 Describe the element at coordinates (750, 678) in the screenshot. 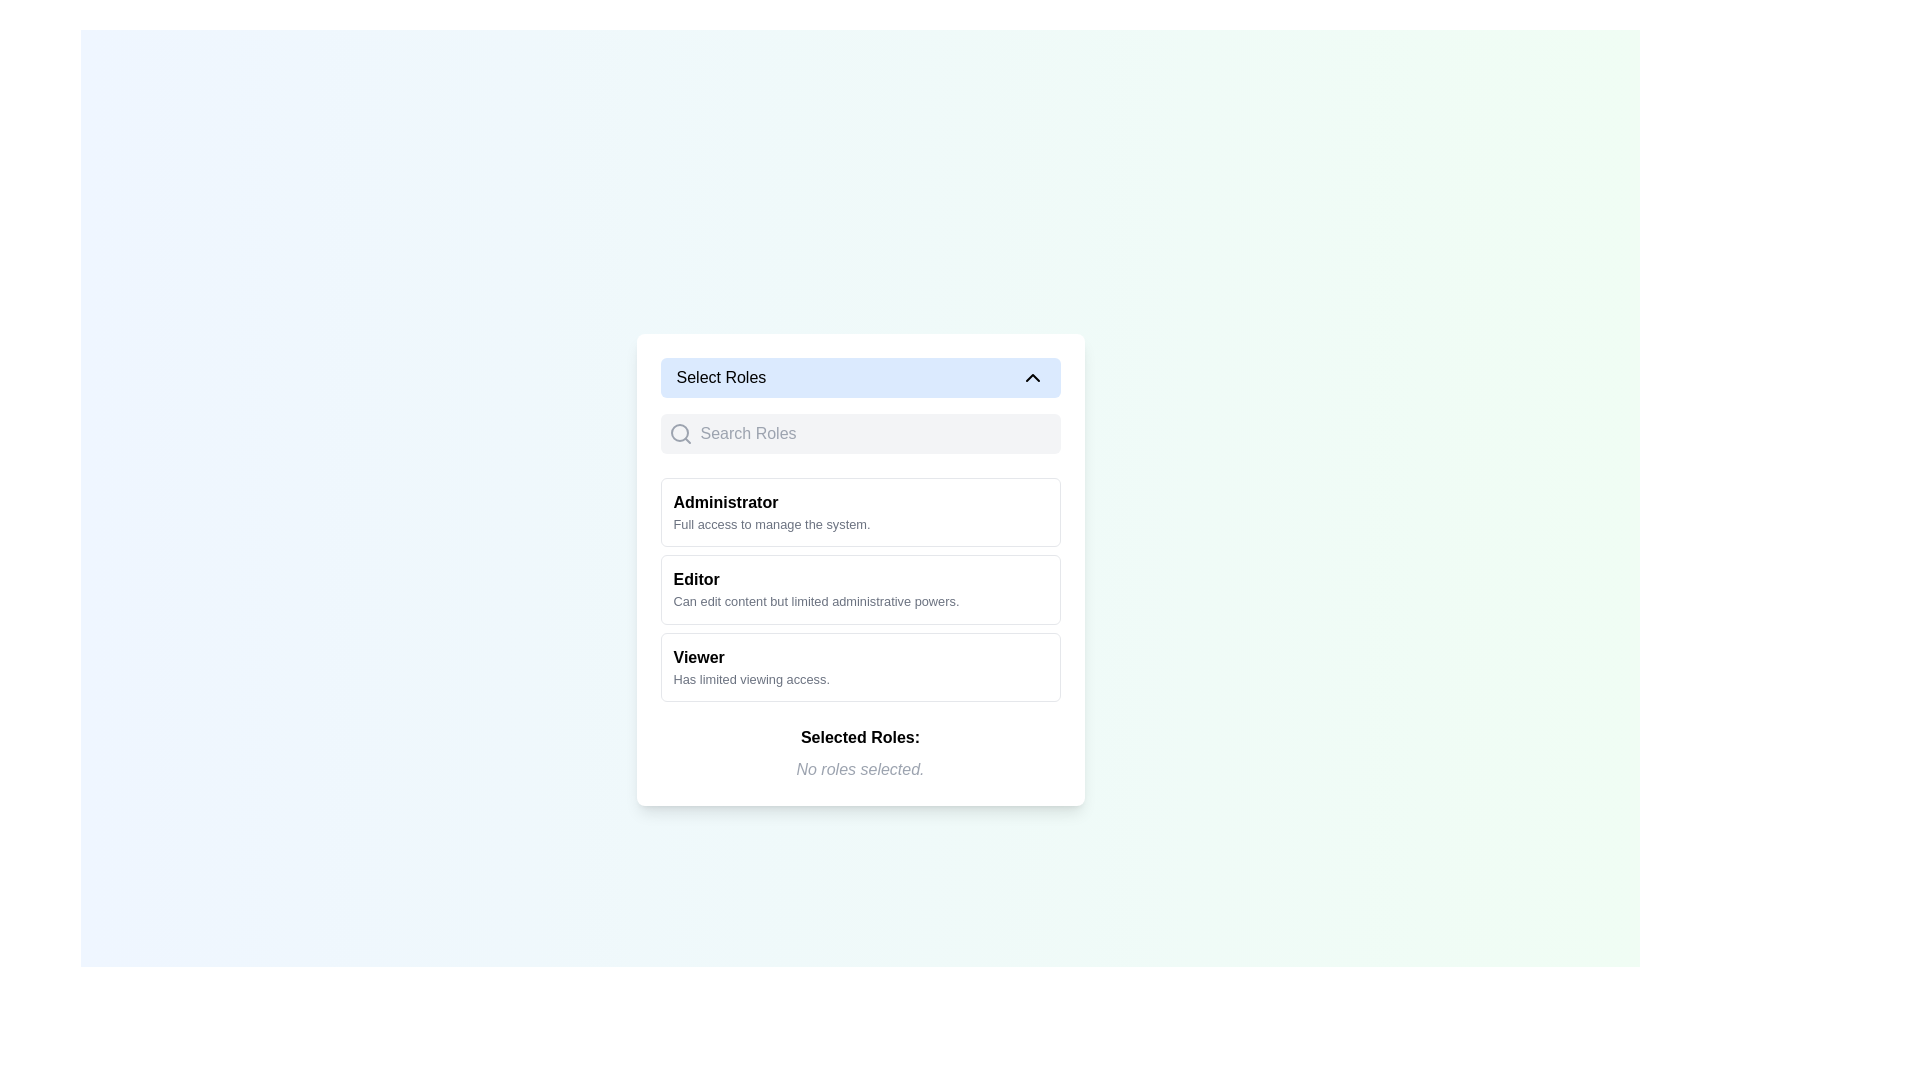

I see `the static label text that provides clarification for the 'Viewer' role, located within the card layout directly below the 'Viewer' title` at that location.